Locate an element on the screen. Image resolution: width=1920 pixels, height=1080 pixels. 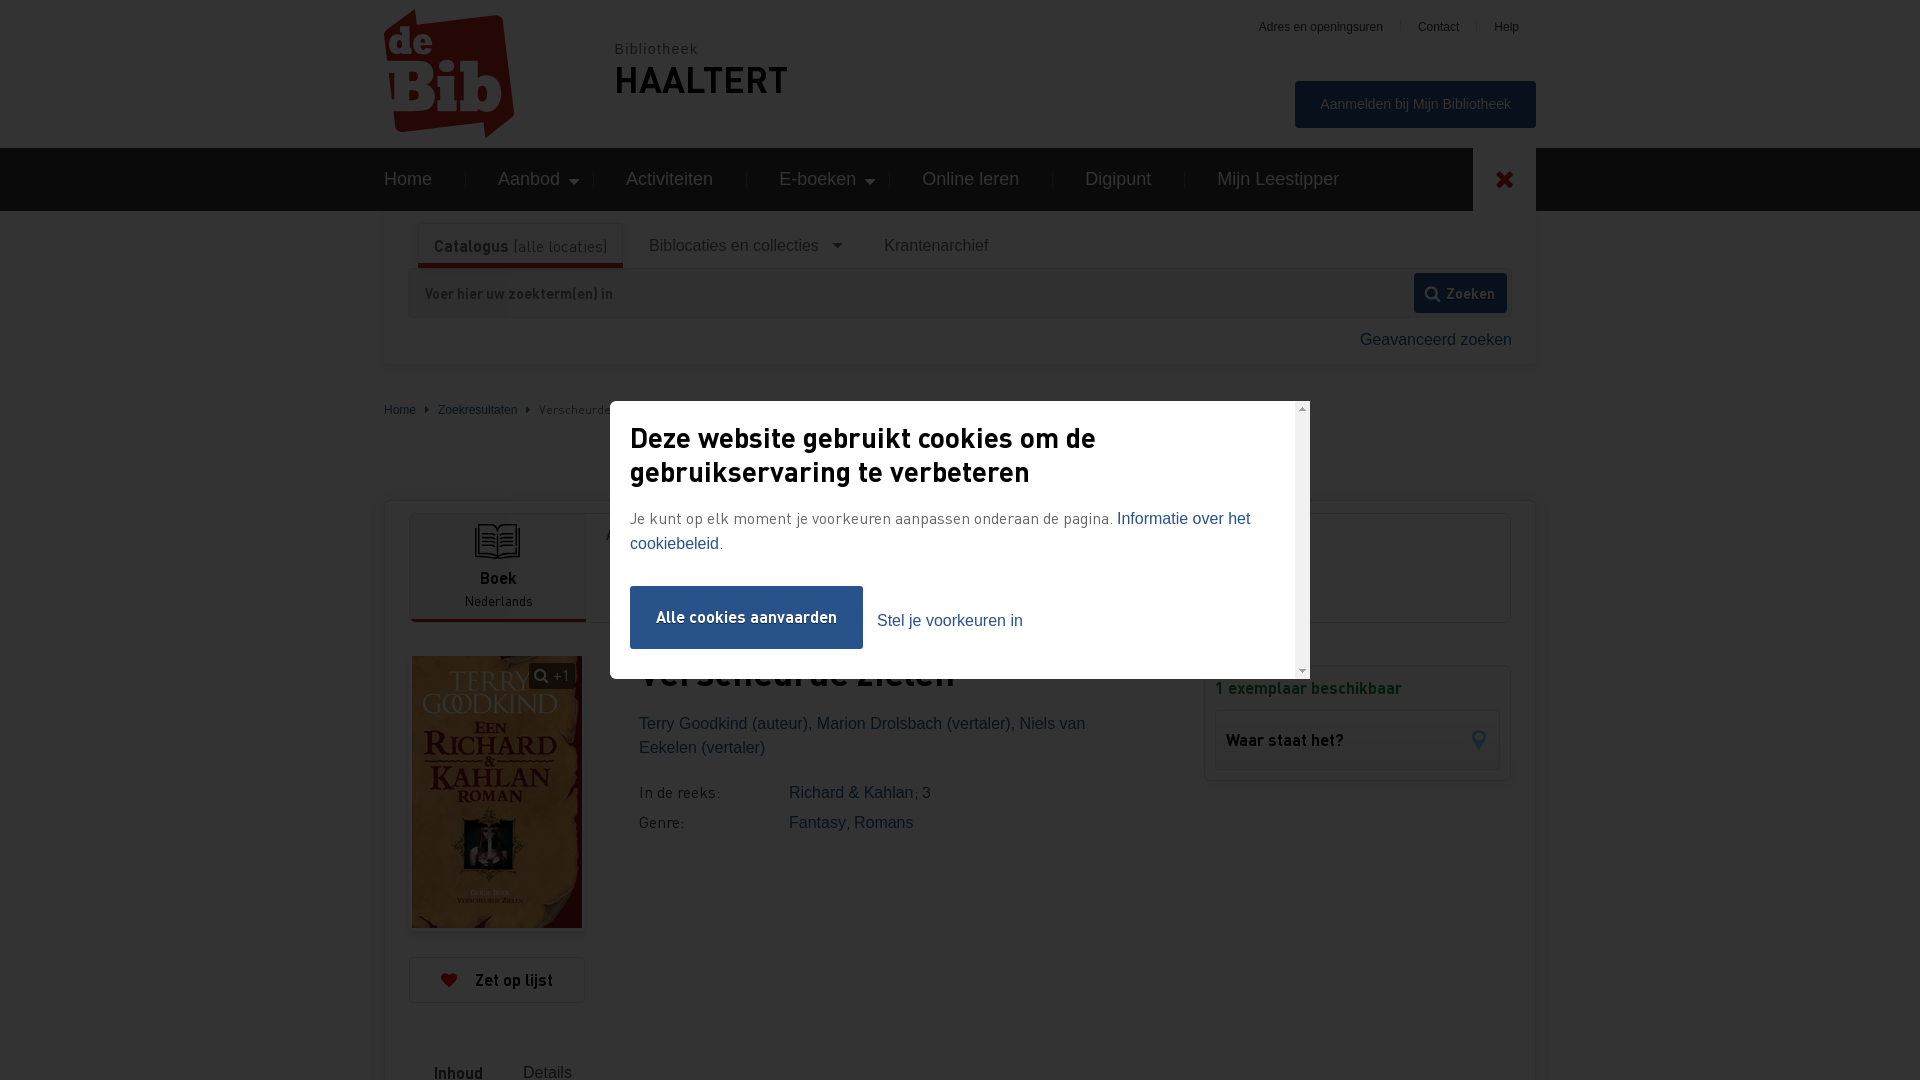
'Aanmelden bij Mijn Bibliotheek' is located at coordinates (1414, 104).